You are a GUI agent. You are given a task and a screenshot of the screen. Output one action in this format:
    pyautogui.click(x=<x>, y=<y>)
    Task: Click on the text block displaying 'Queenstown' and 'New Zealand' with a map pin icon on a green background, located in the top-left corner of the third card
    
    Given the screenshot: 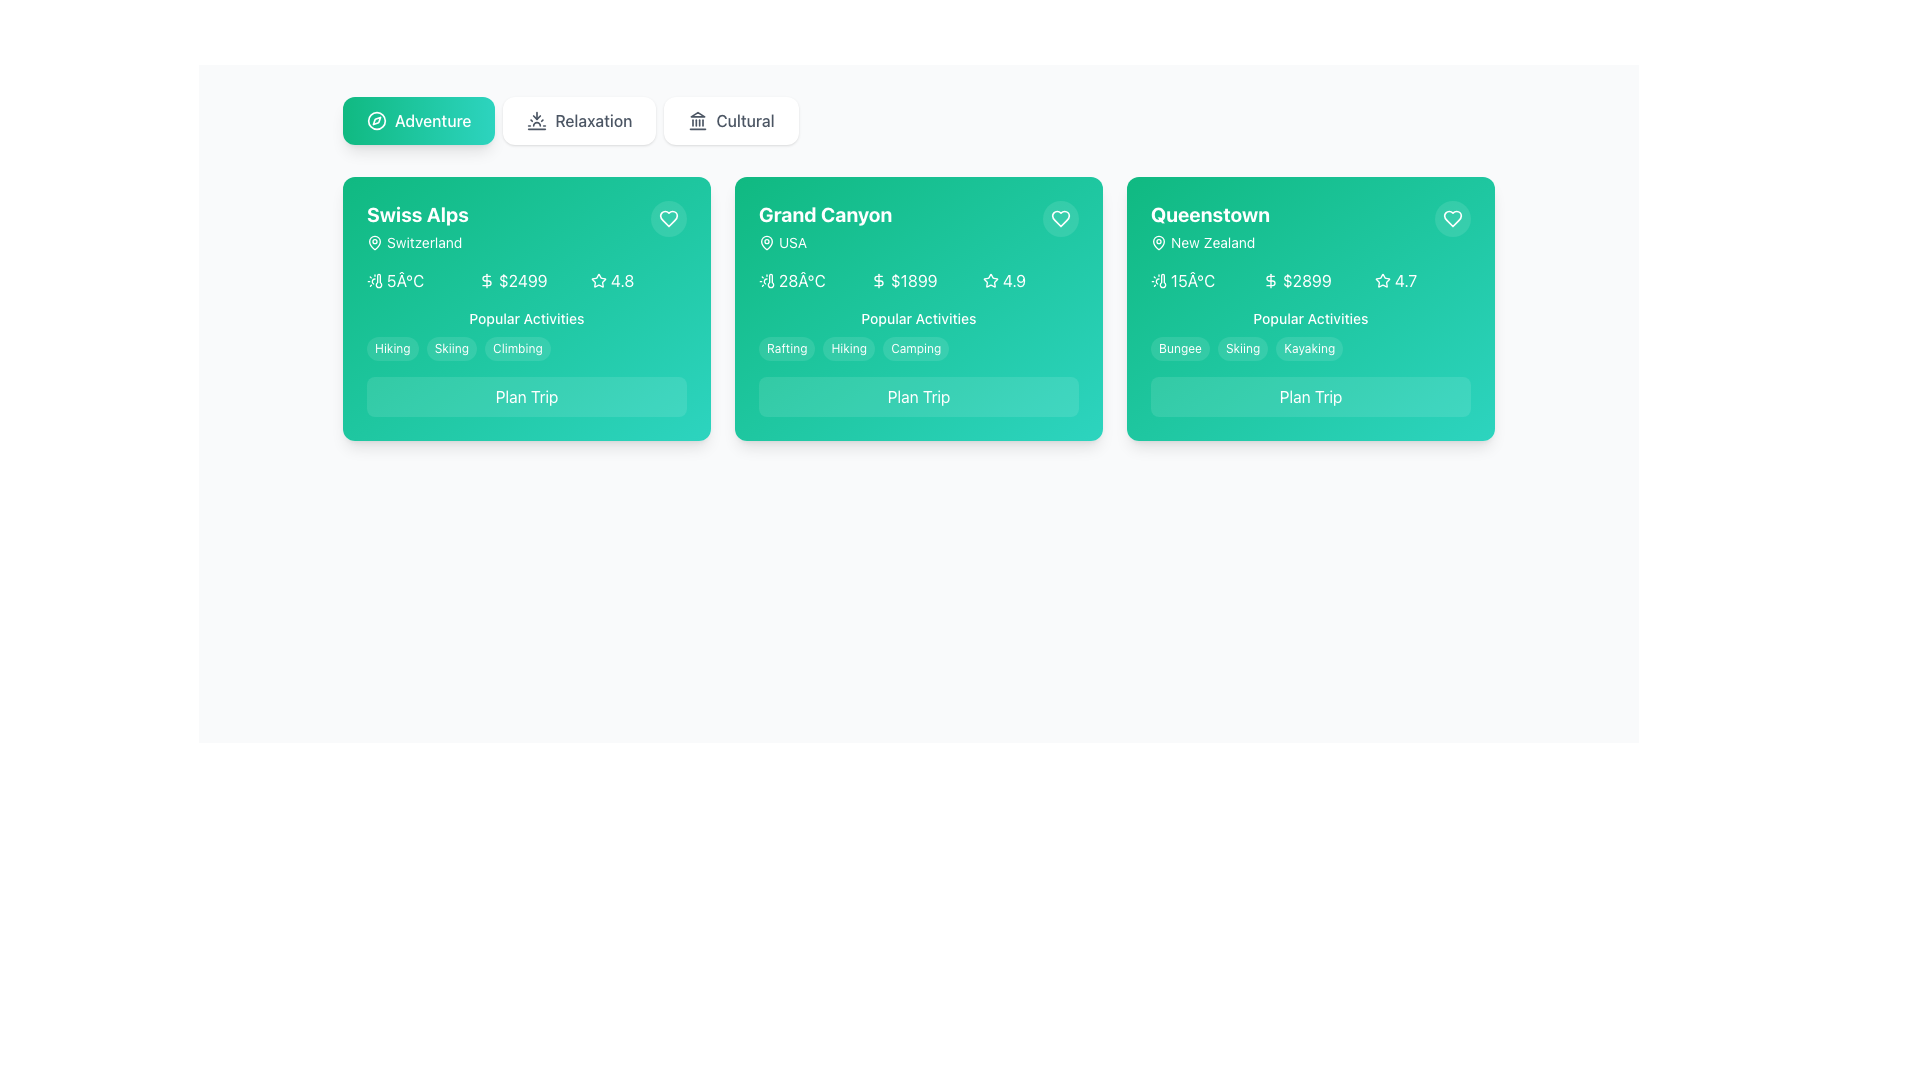 What is the action you would take?
    pyautogui.click(x=1209, y=226)
    